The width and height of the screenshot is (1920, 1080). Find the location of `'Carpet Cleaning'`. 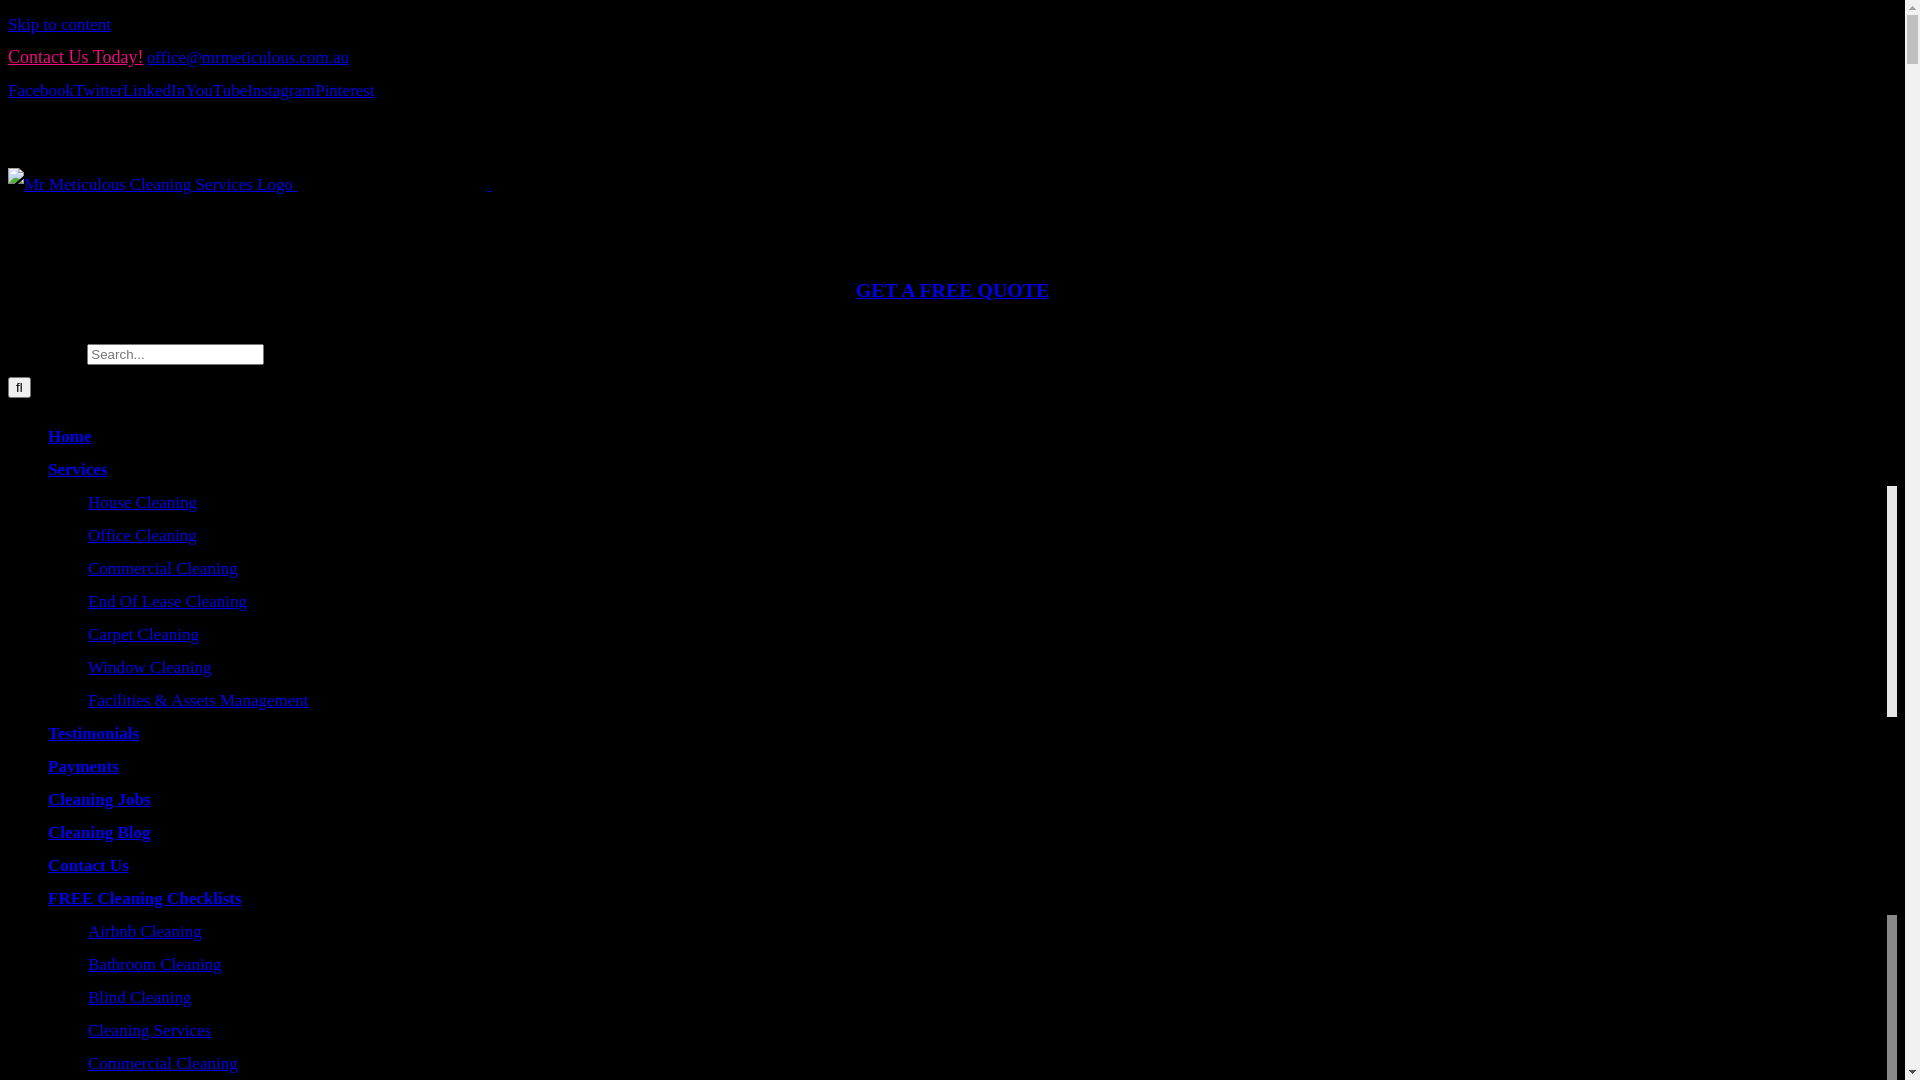

'Carpet Cleaning' is located at coordinates (142, 634).